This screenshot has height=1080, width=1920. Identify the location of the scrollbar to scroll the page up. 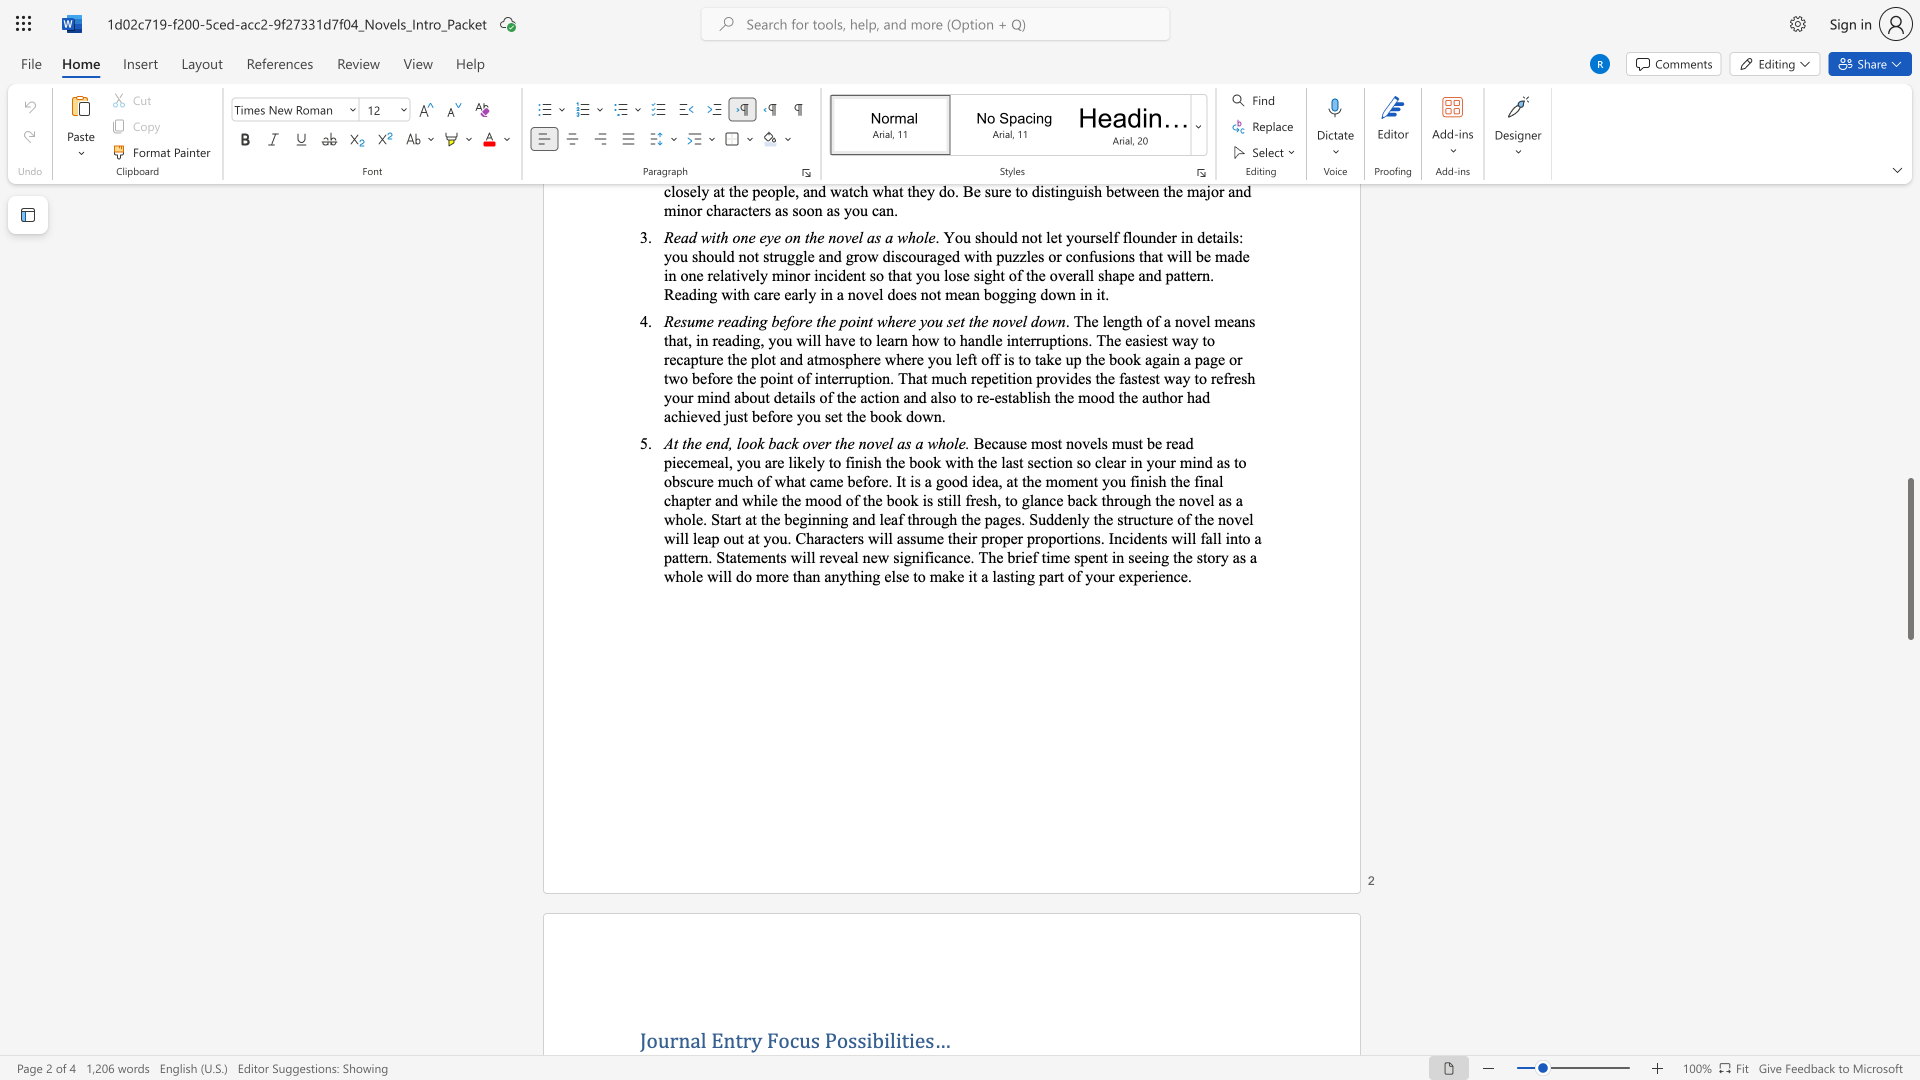
(1909, 370).